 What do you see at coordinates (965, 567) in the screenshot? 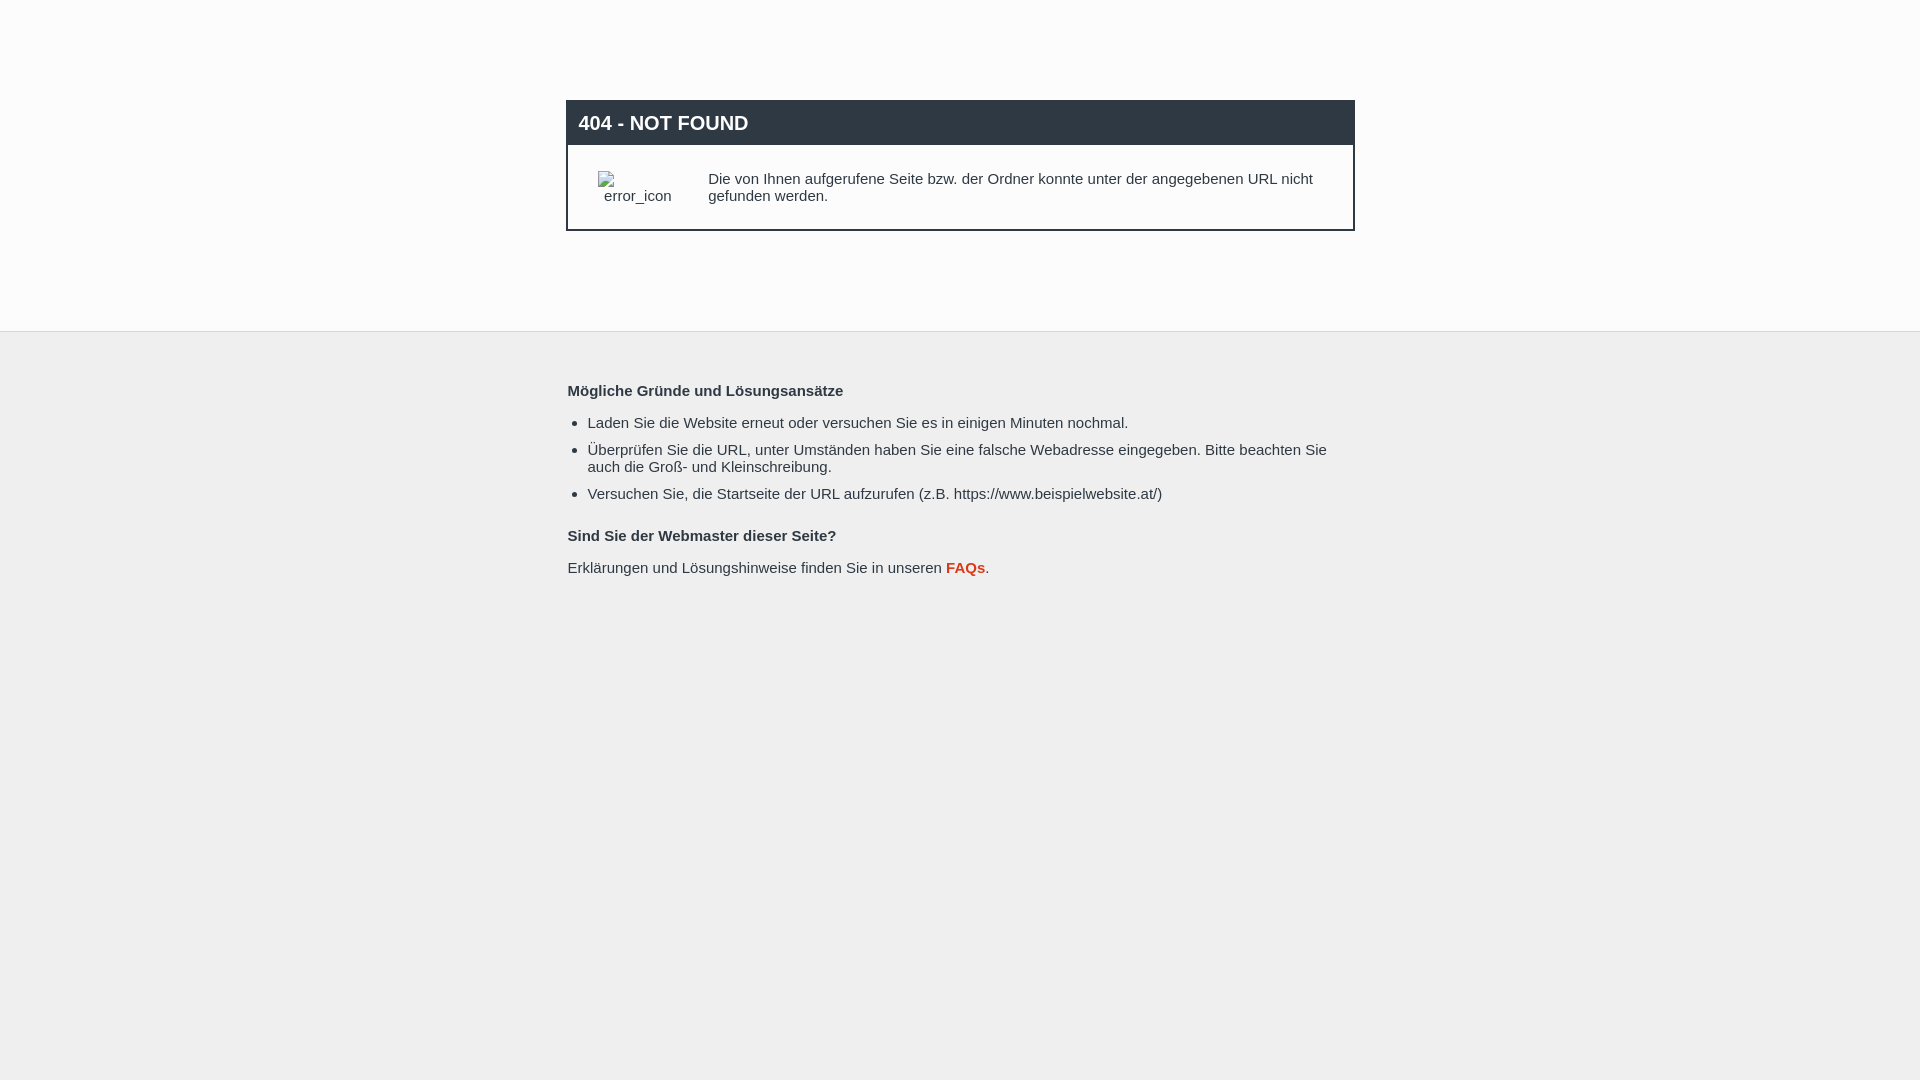
I see `'FAQs'` at bounding box center [965, 567].